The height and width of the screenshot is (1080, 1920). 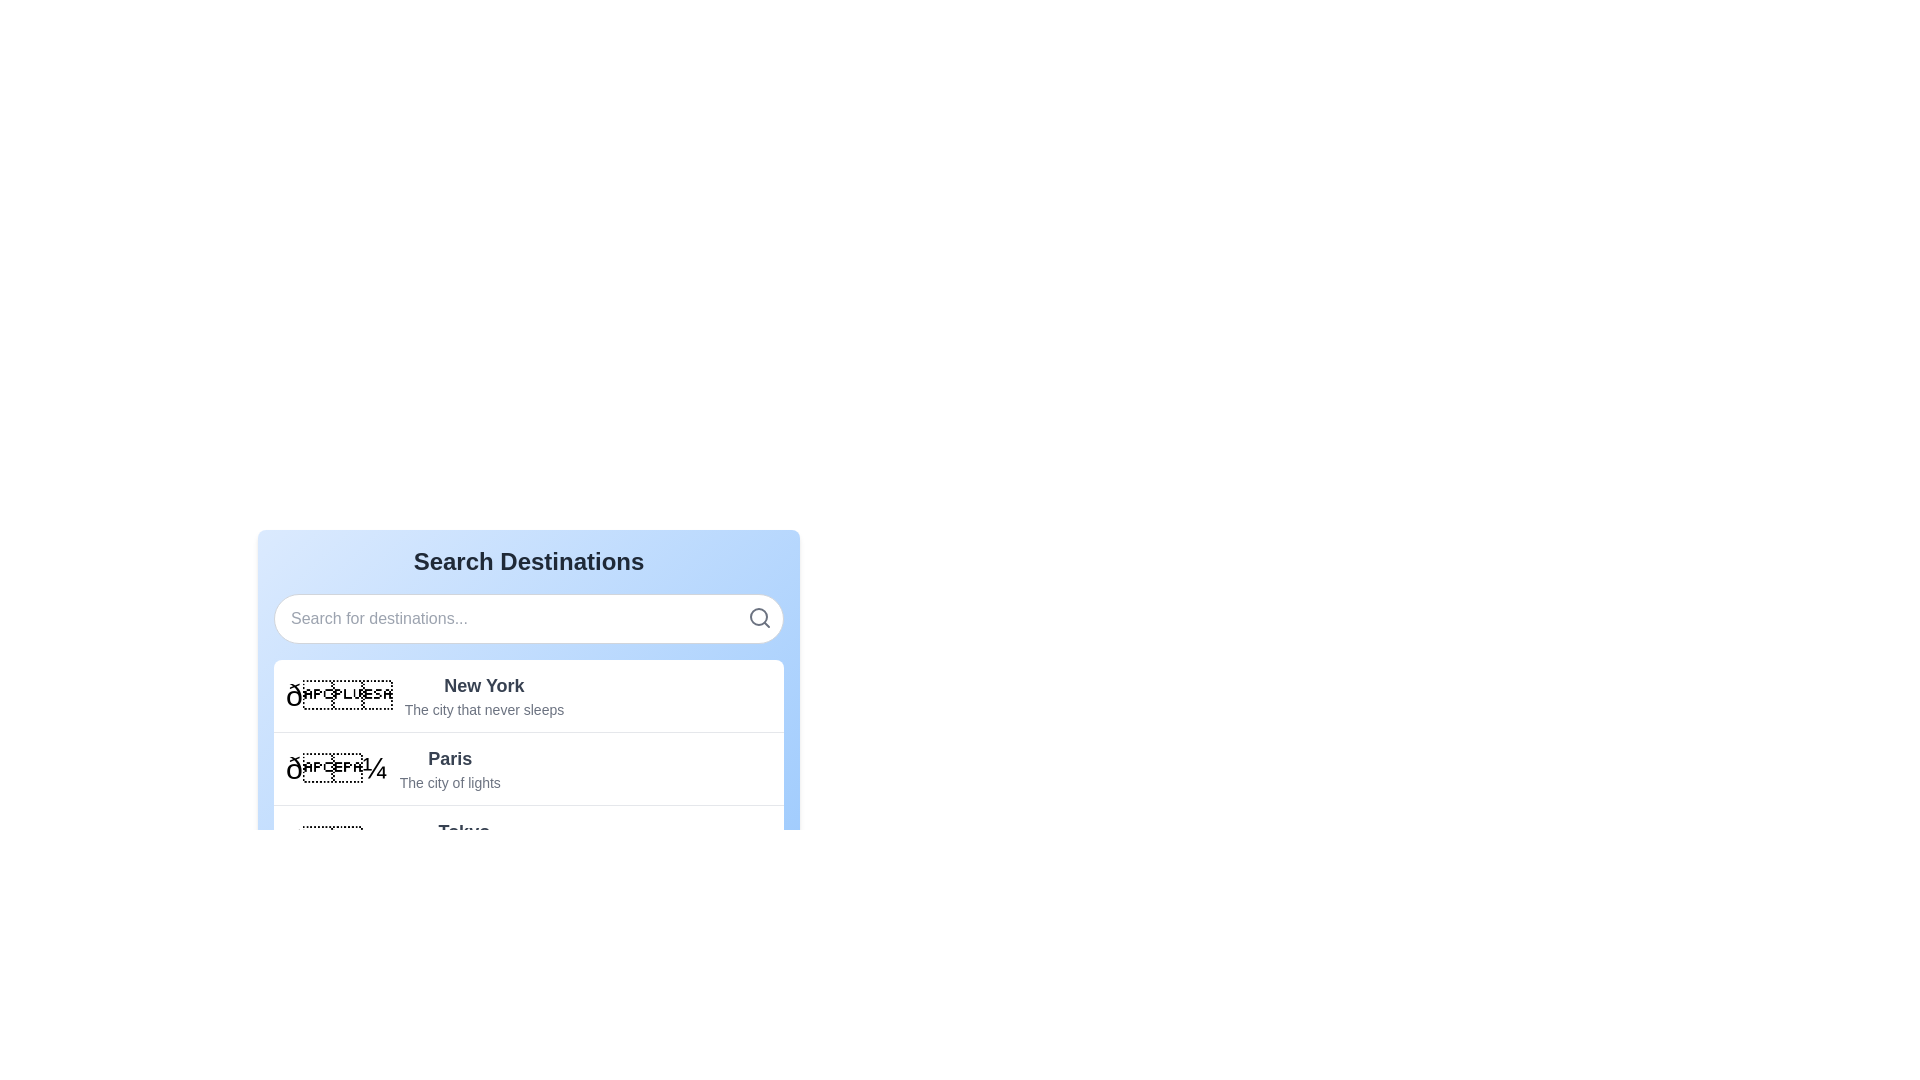 What do you see at coordinates (484, 685) in the screenshot?
I see `the text label displaying 'New York', which is the title text for the first item in a list of options` at bounding box center [484, 685].